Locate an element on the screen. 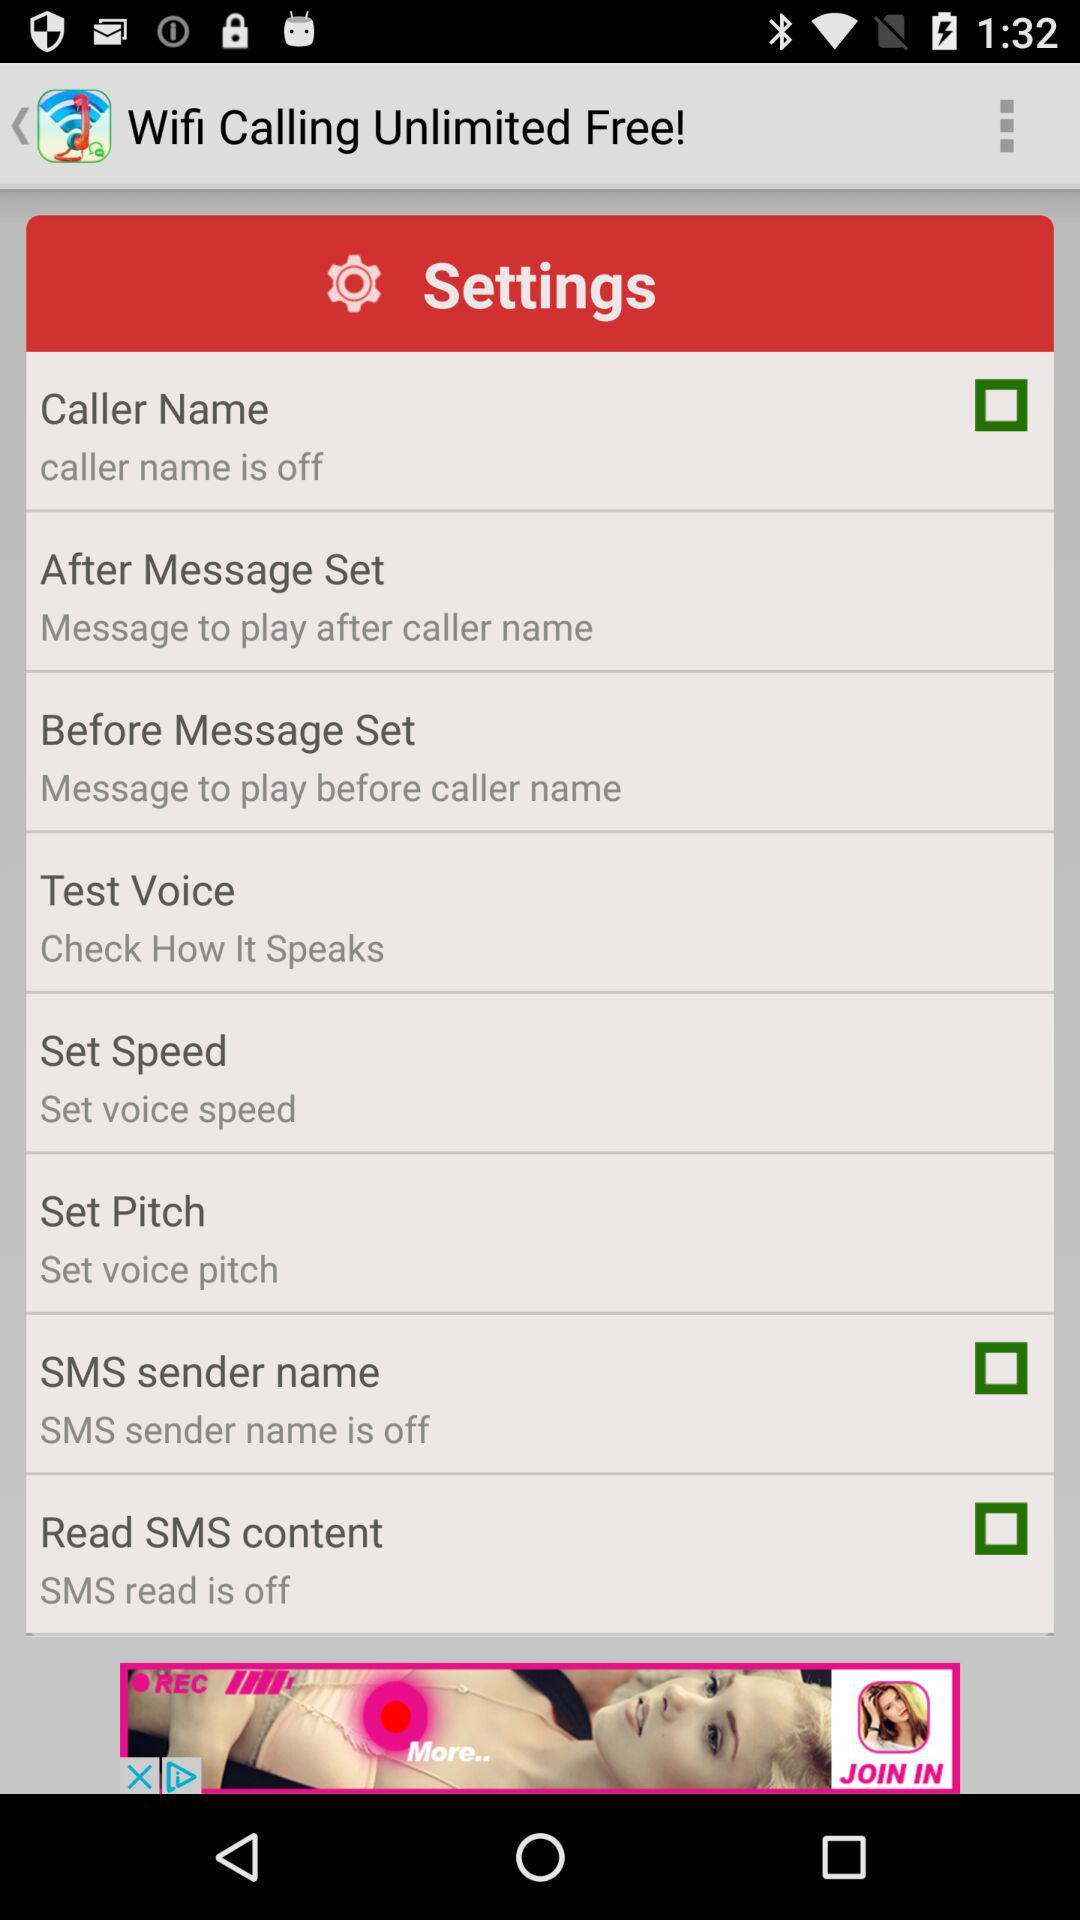 The height and width of the screenshot is (1920, 1080). on/off is located at coordinates (1001, 1527).